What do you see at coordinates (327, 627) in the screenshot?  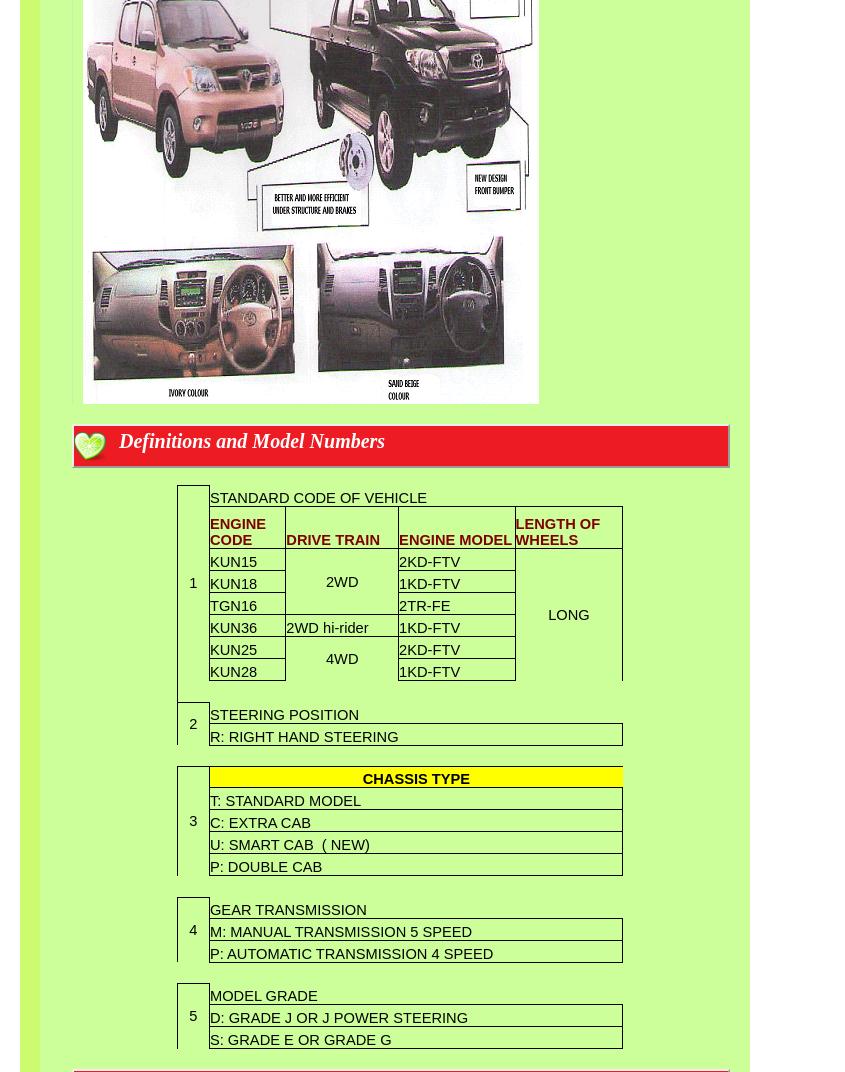 I see `'2WD hi-rider'` at bounding box center [327, 627].